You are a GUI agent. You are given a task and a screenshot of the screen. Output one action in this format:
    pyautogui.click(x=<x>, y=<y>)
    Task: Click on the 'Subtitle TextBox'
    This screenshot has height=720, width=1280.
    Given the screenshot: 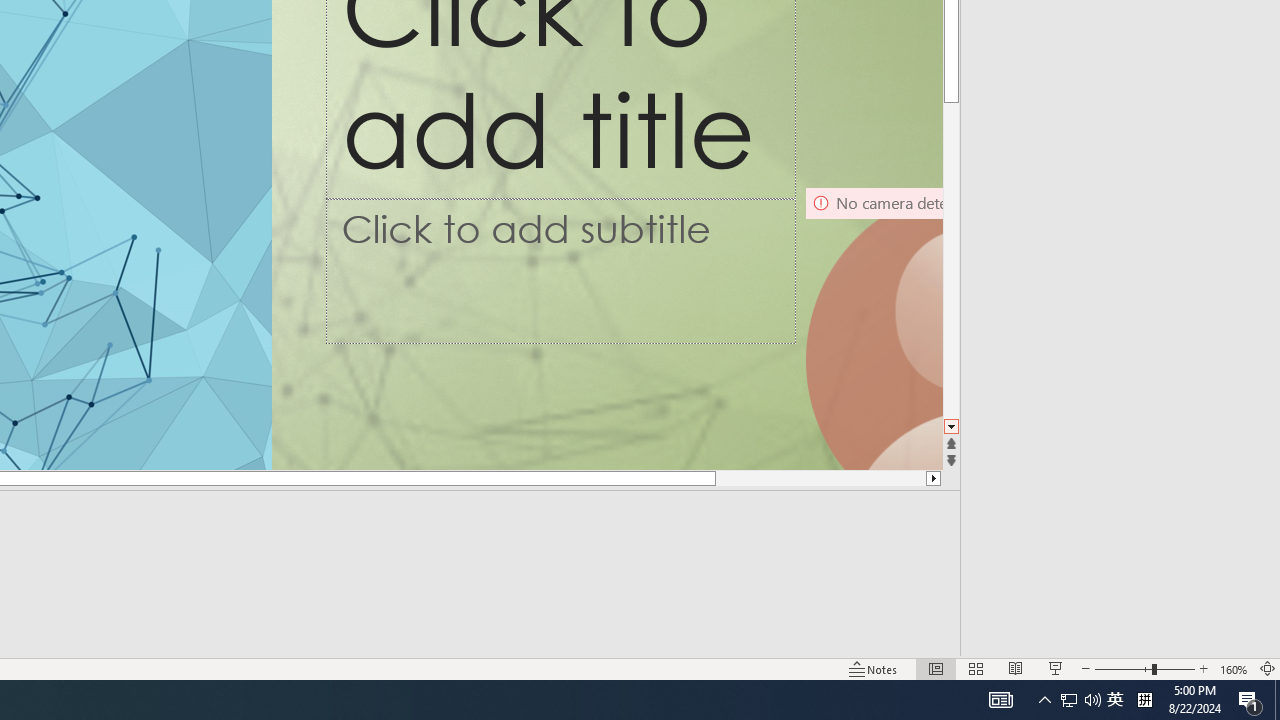 What is the action you would take?
    pyautogui.click(x=560, y=271)
    